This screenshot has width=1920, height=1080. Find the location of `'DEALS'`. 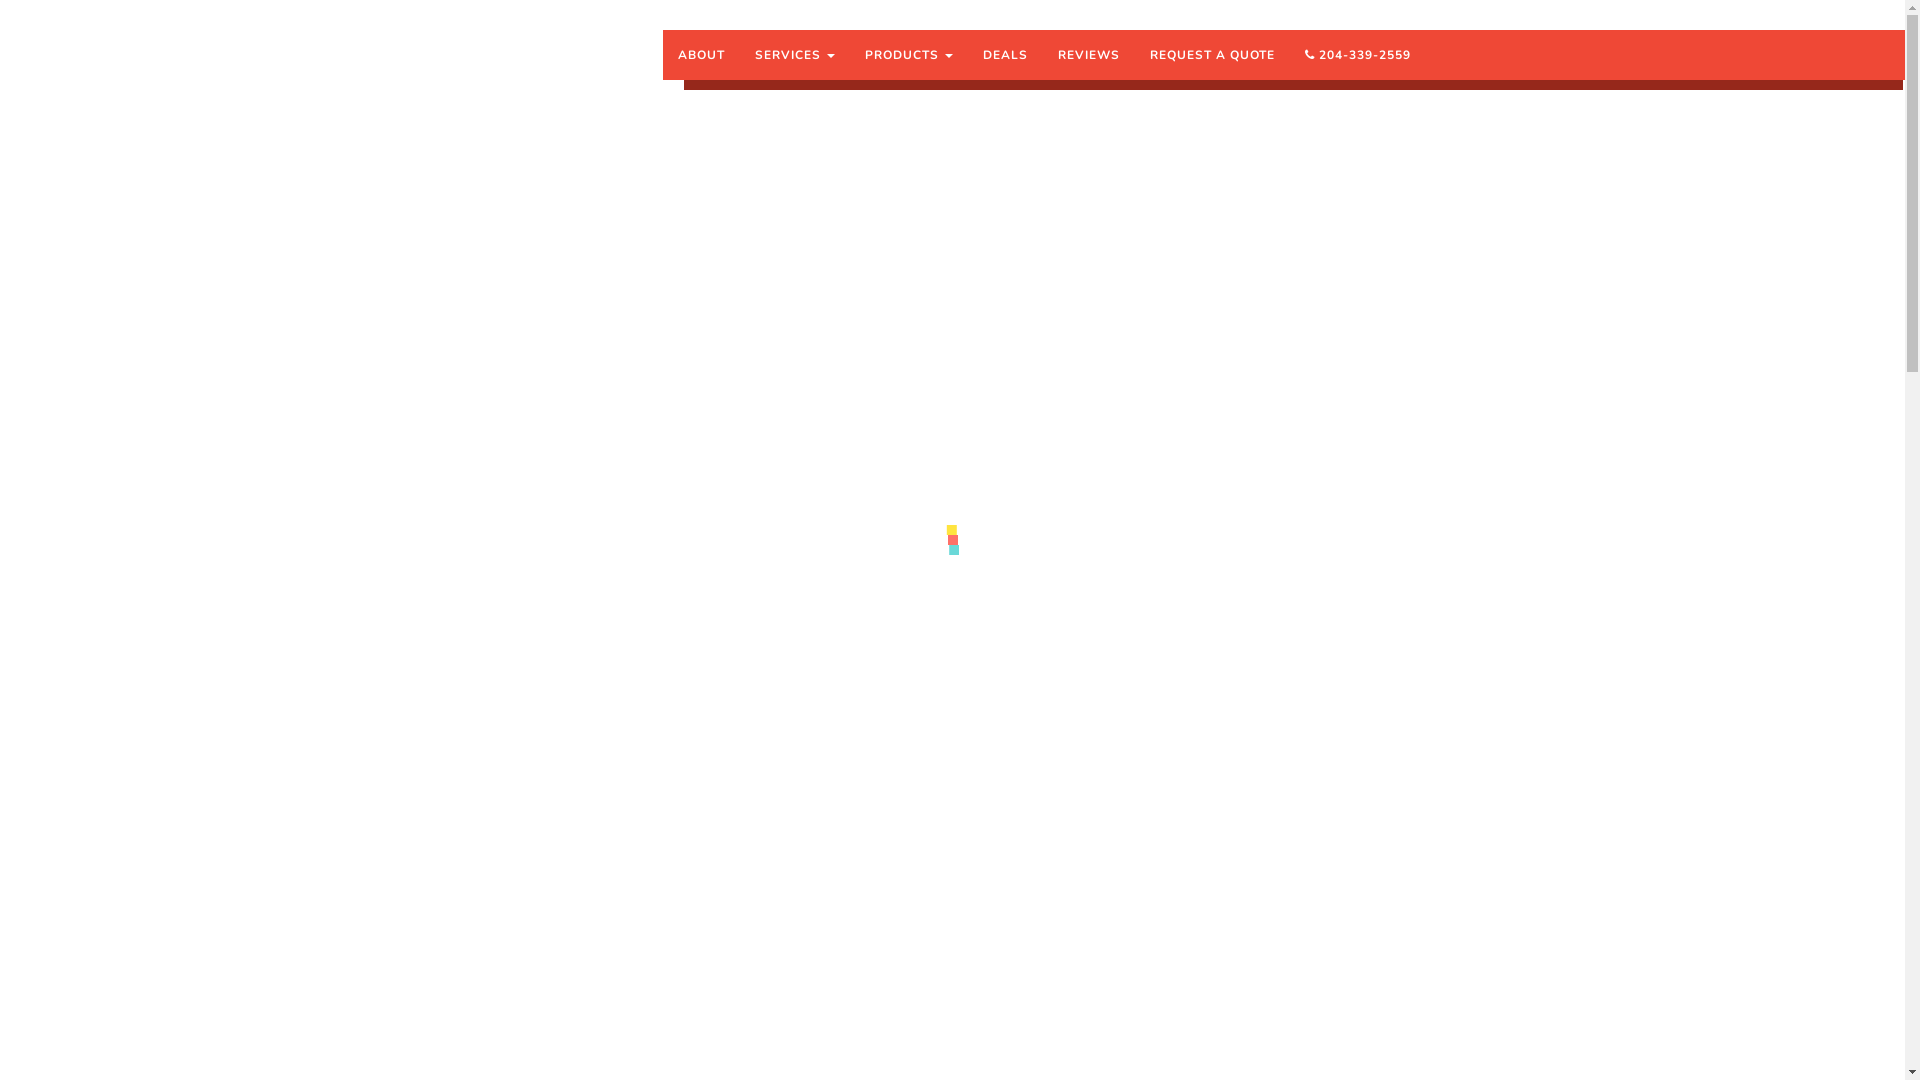

'DEALS' is located at coordinates (1005, 53).